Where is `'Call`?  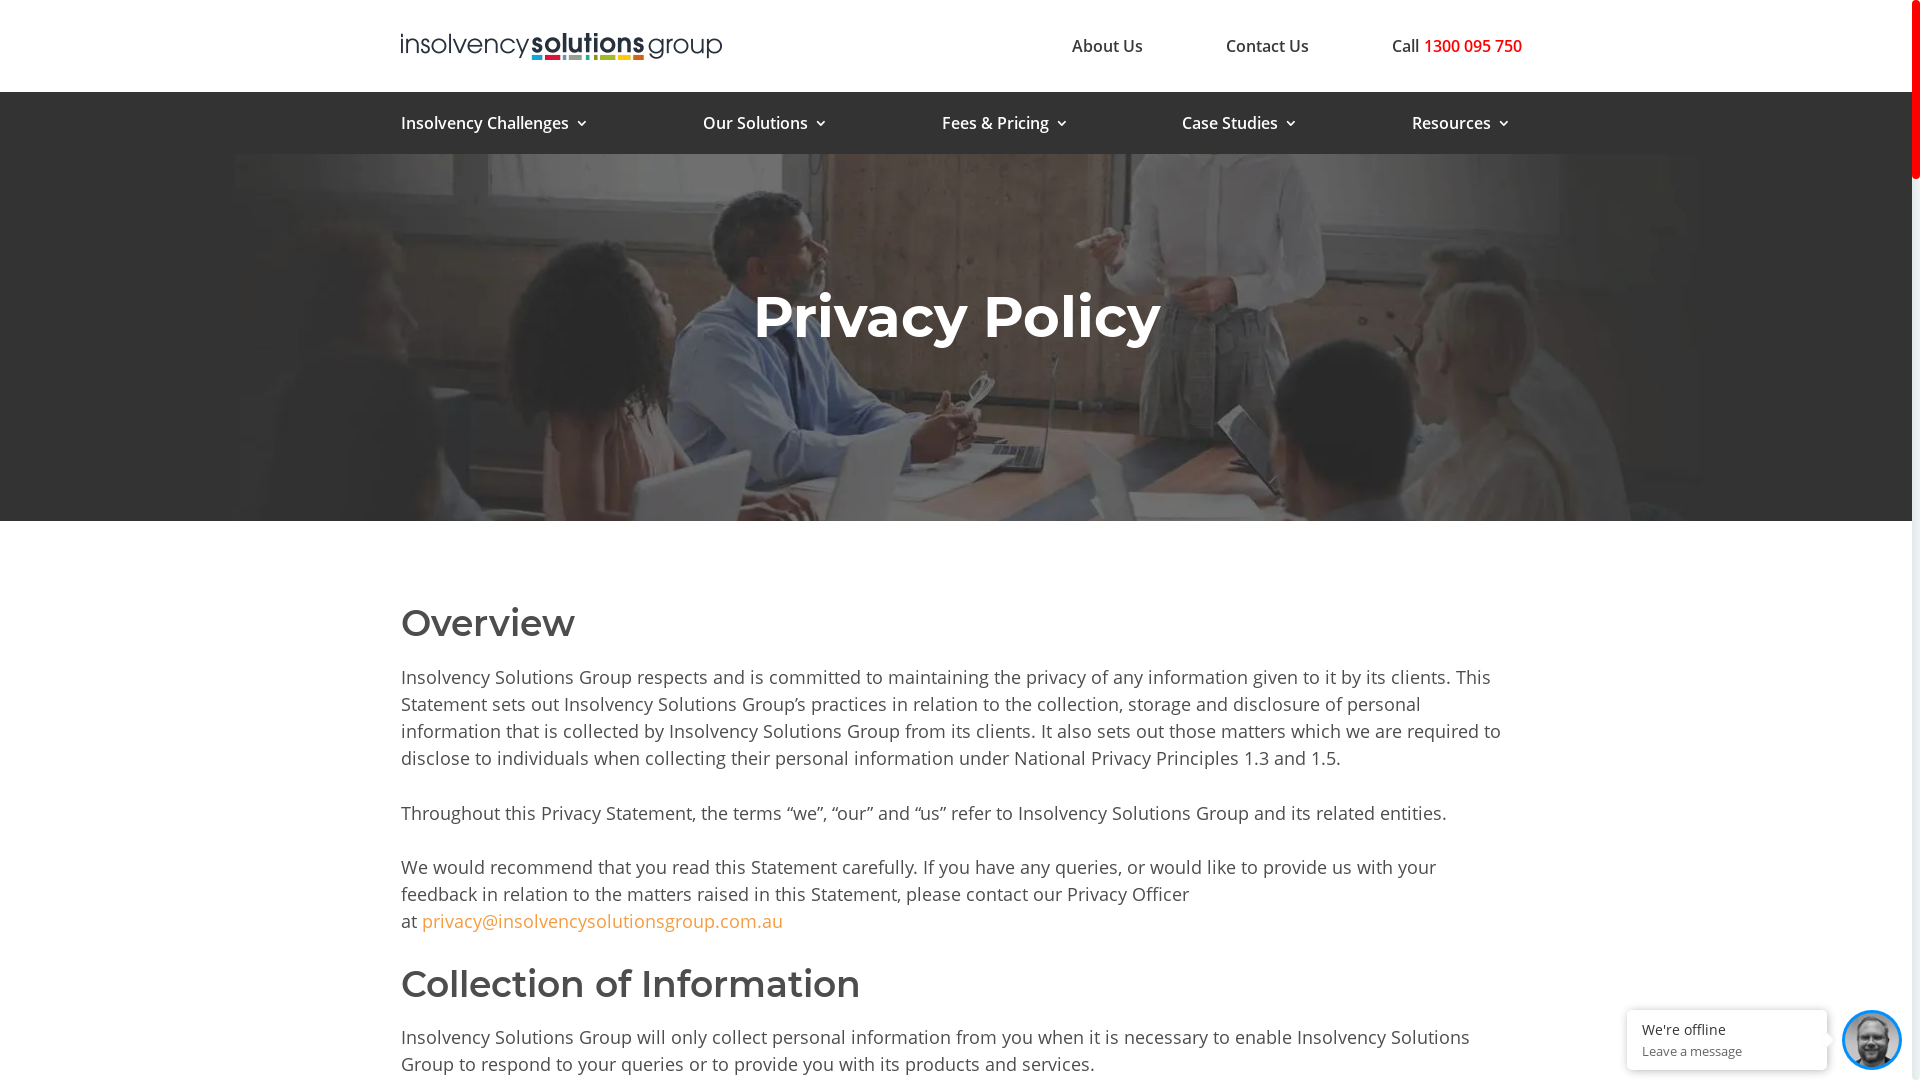 'Call is located at coordinates (1391, 45).